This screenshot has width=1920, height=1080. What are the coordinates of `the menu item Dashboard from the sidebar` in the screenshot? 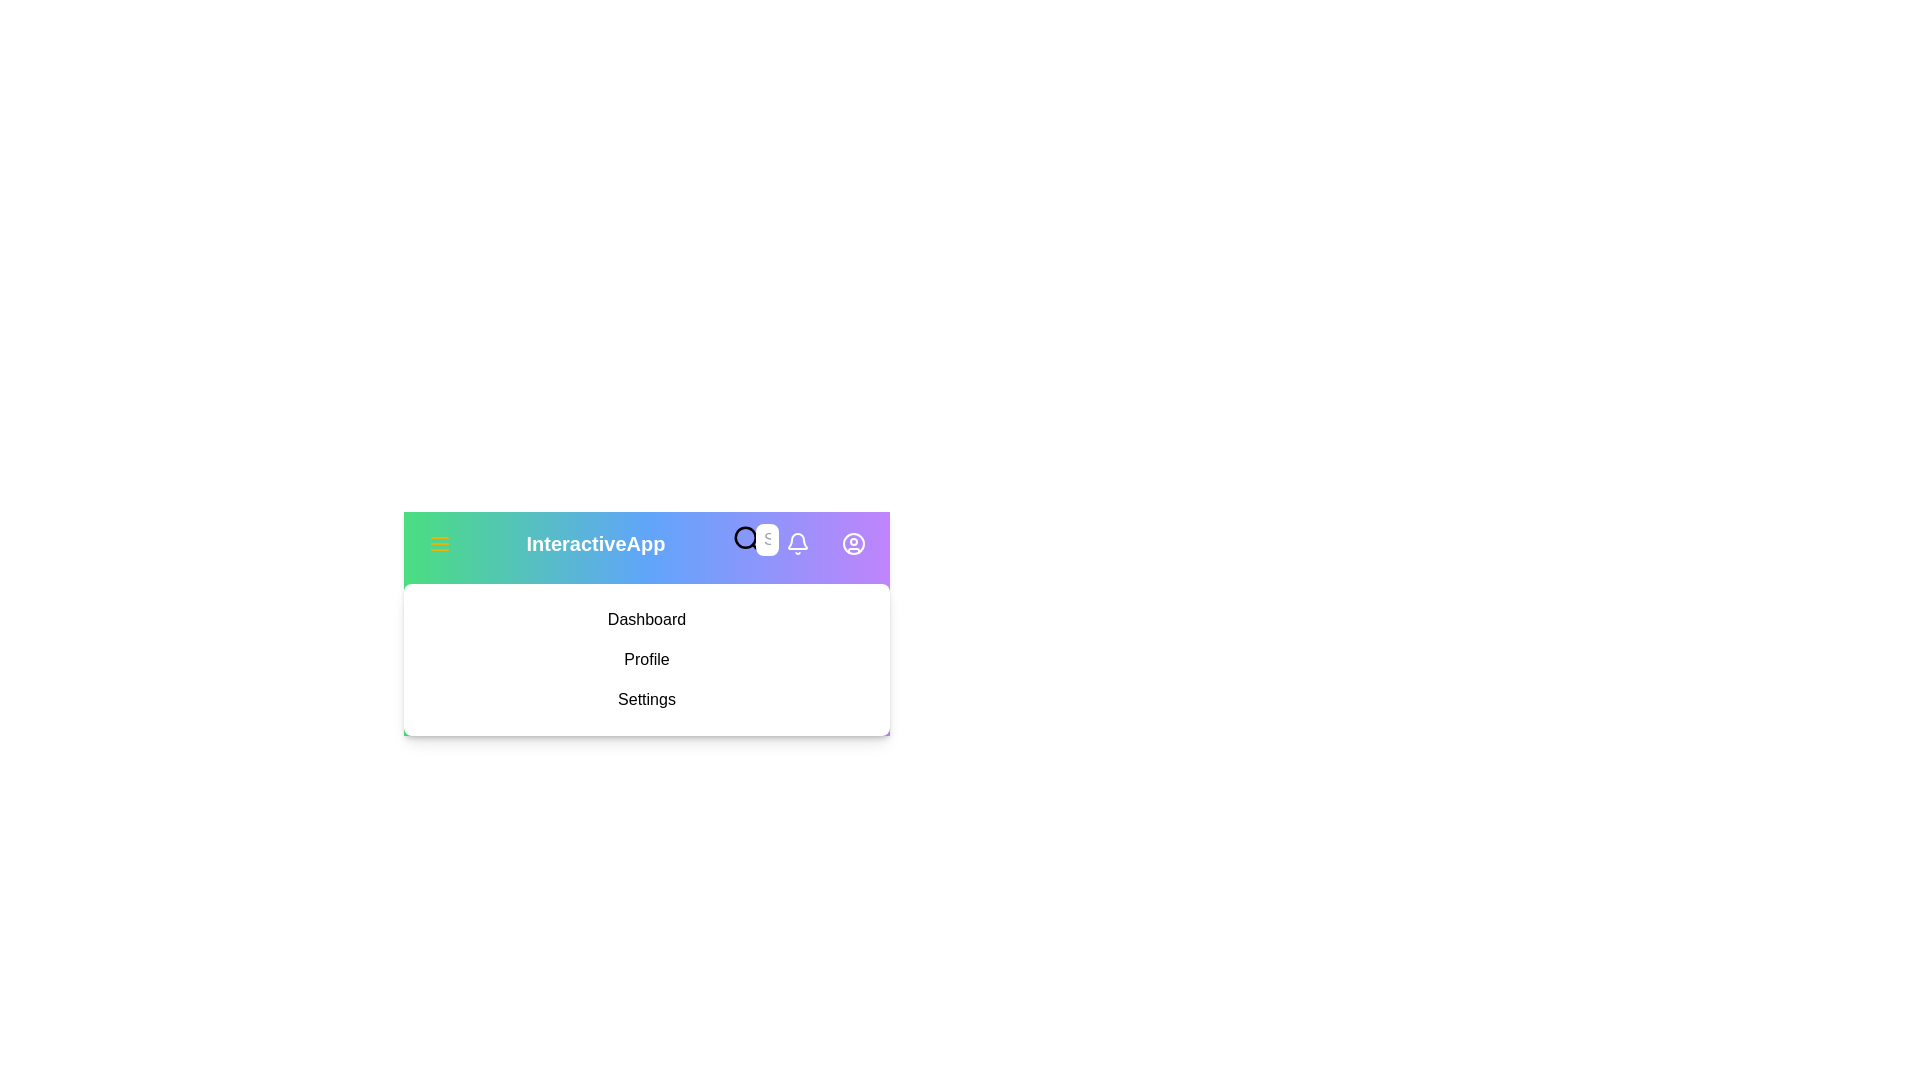 It's located at (647, 619).